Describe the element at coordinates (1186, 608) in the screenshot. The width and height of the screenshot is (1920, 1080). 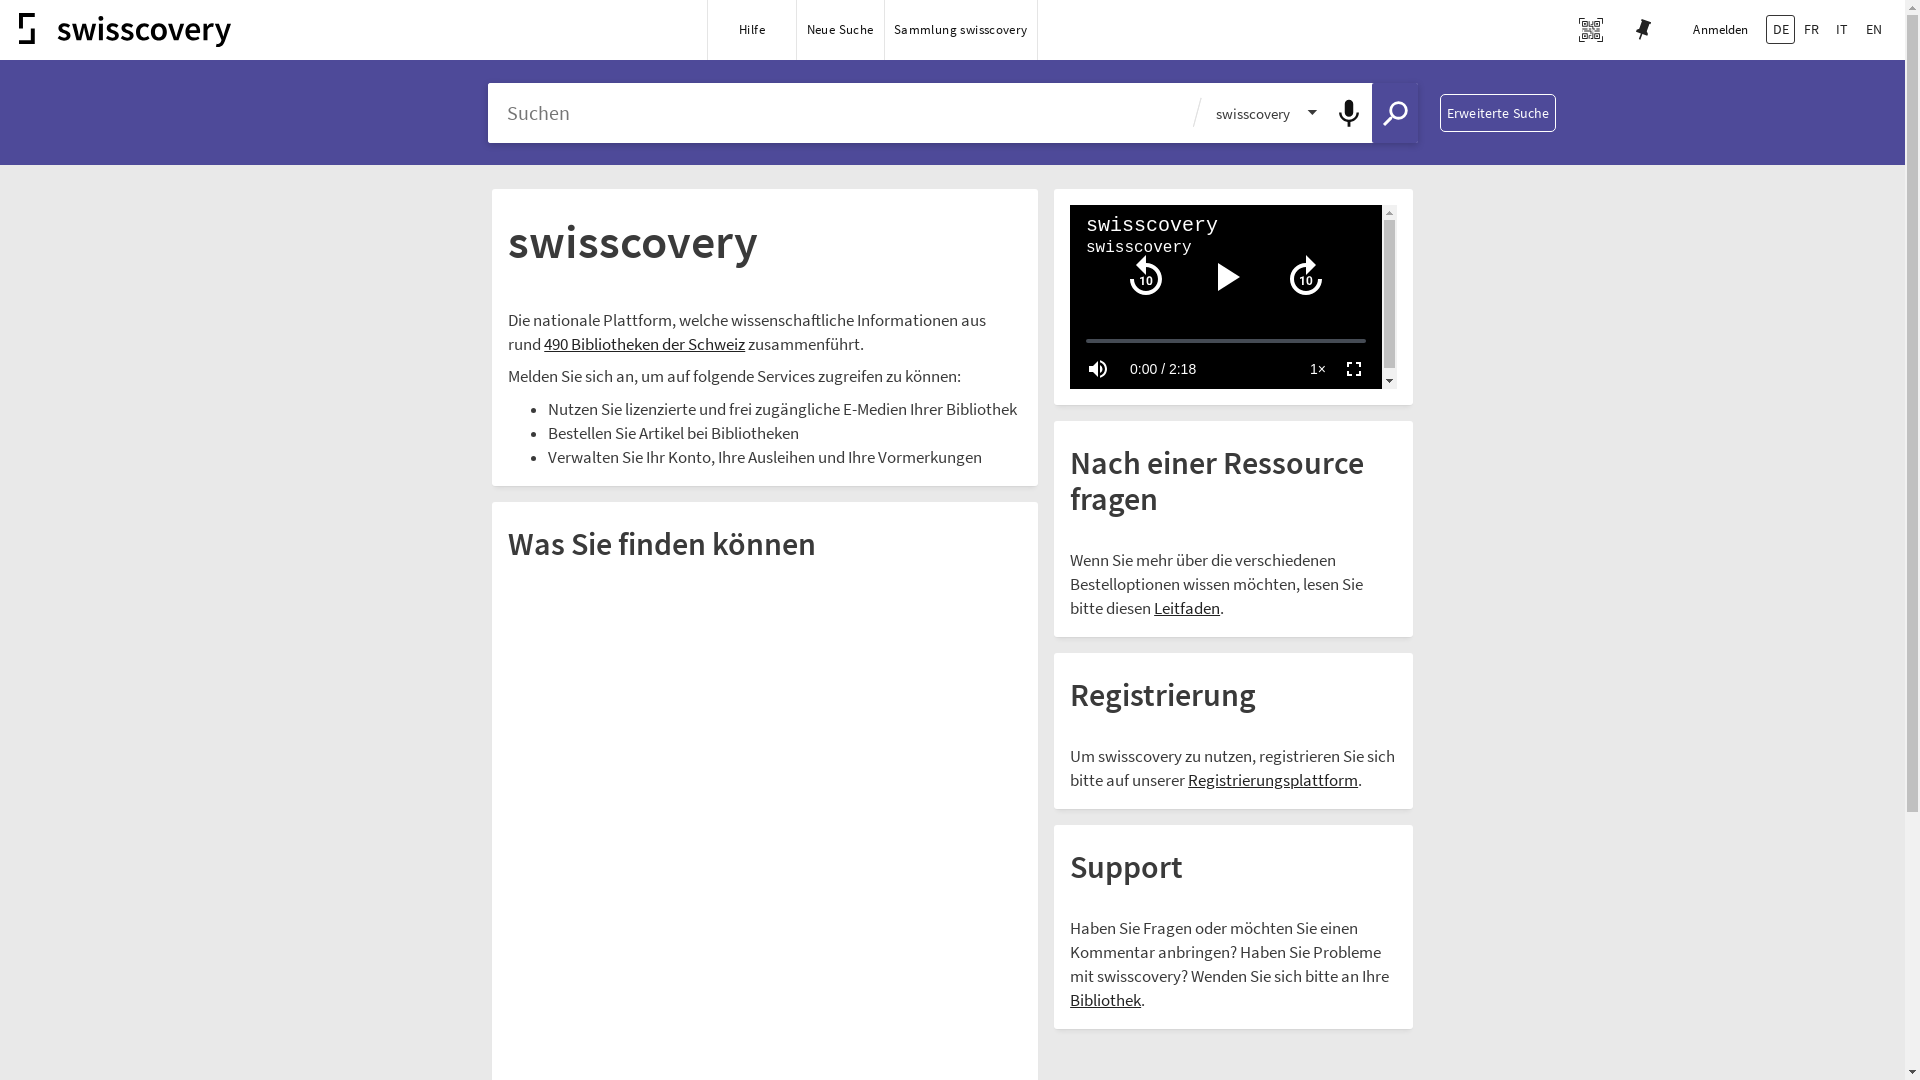
I see `'Leitfaden'` at that location.